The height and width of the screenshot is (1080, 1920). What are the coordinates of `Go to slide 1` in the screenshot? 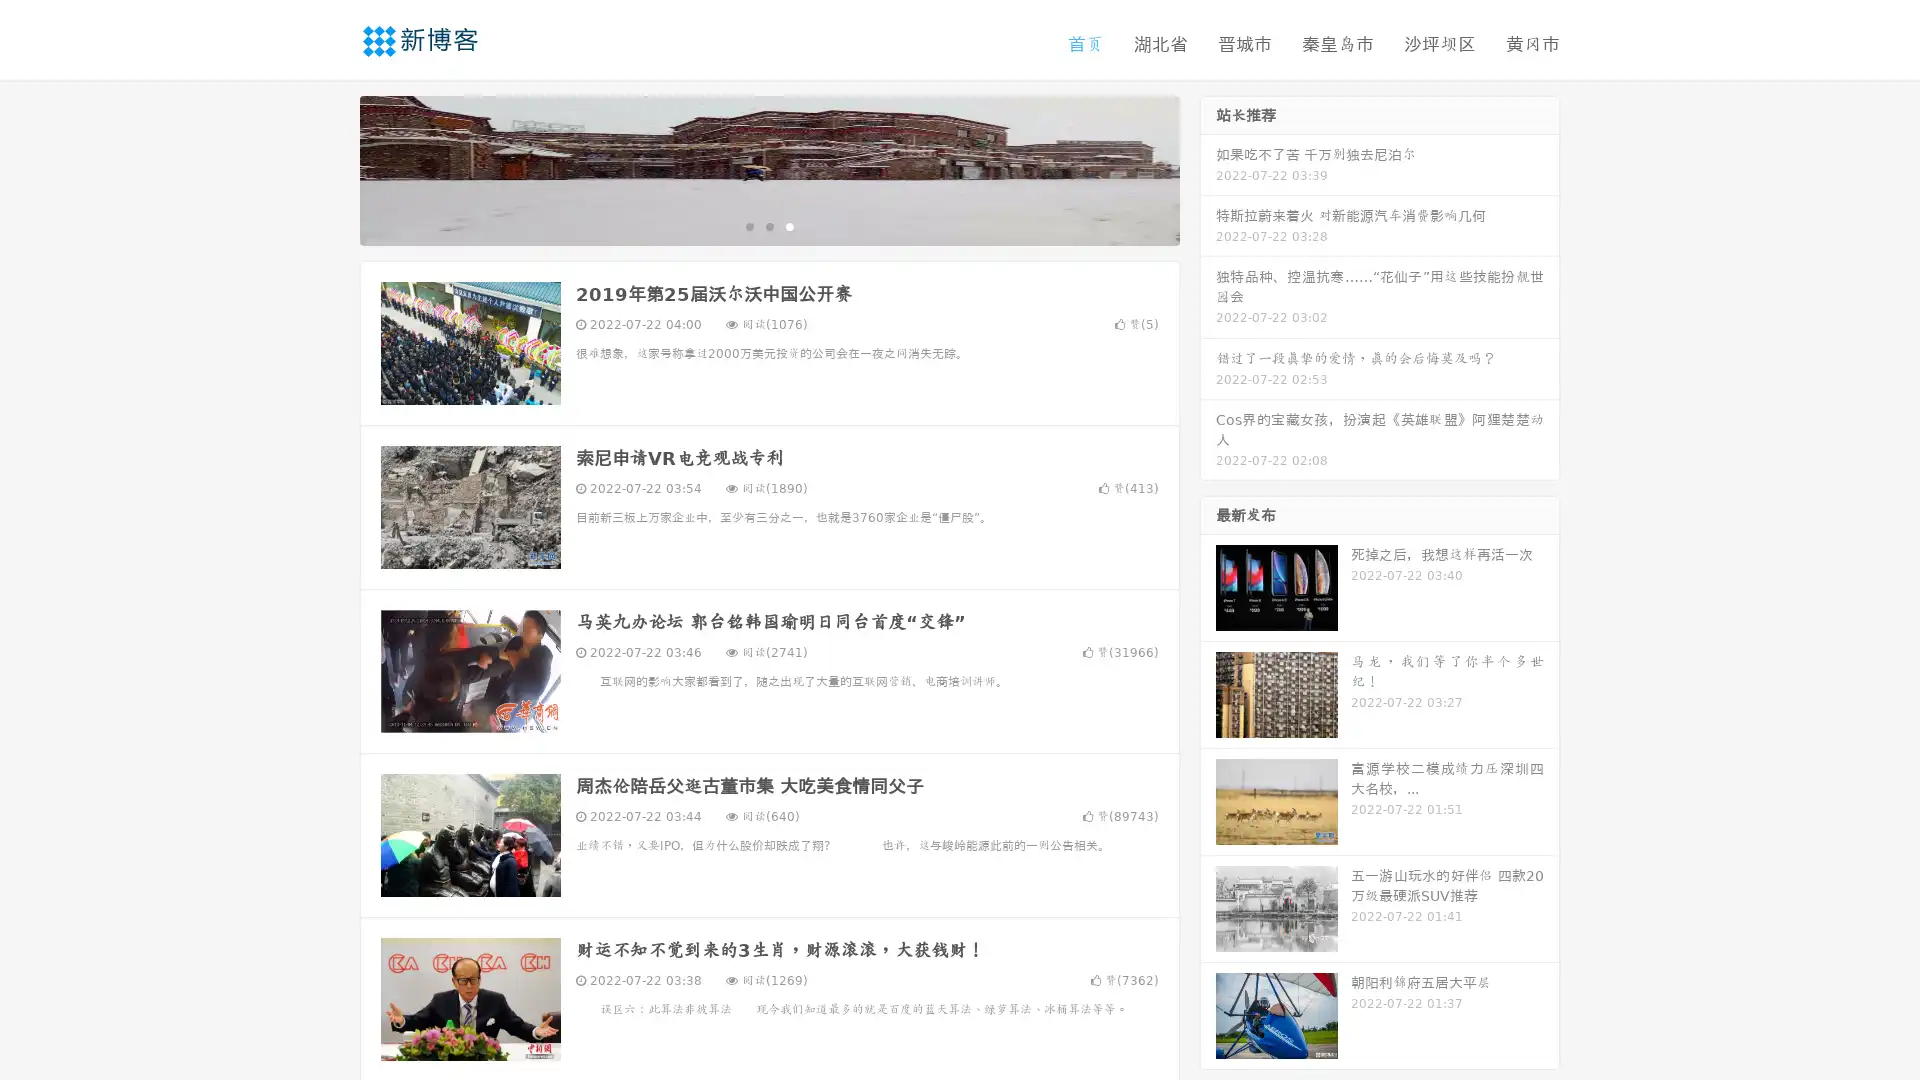 It's located at (748, 225).